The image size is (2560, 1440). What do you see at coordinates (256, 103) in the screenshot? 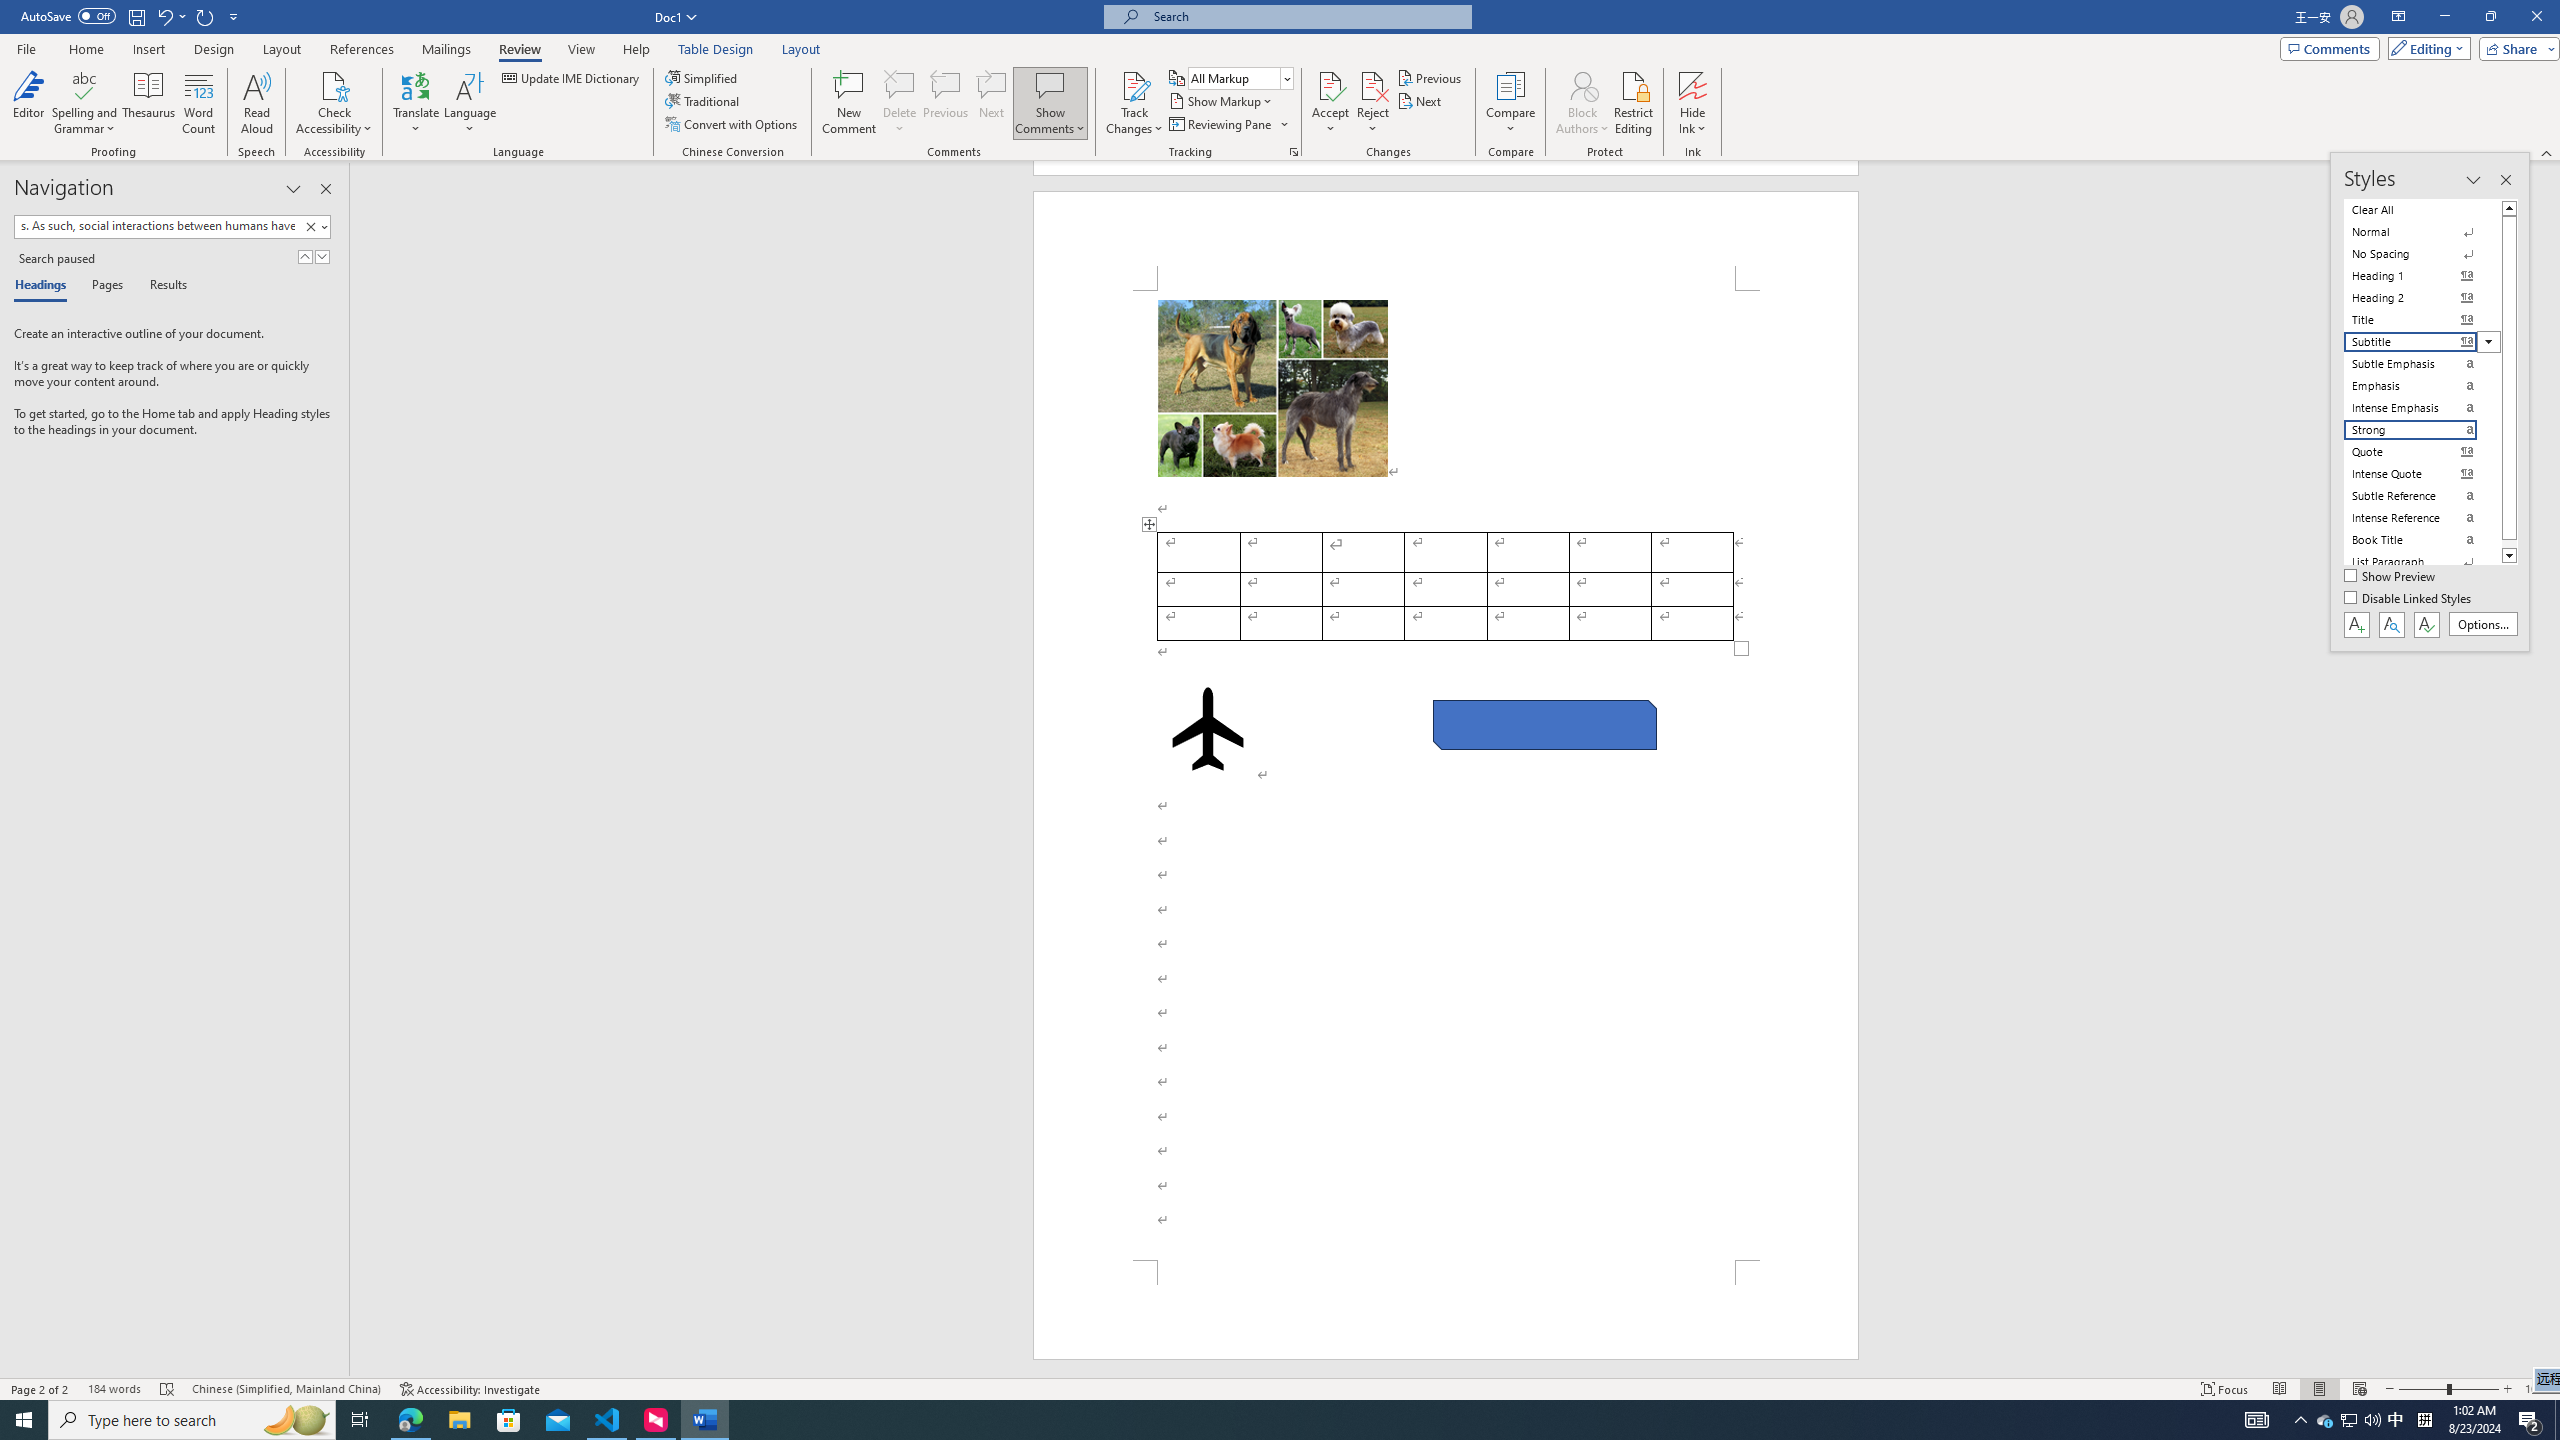
I see `'Read Aloud'` at bounding box center [256, 103].